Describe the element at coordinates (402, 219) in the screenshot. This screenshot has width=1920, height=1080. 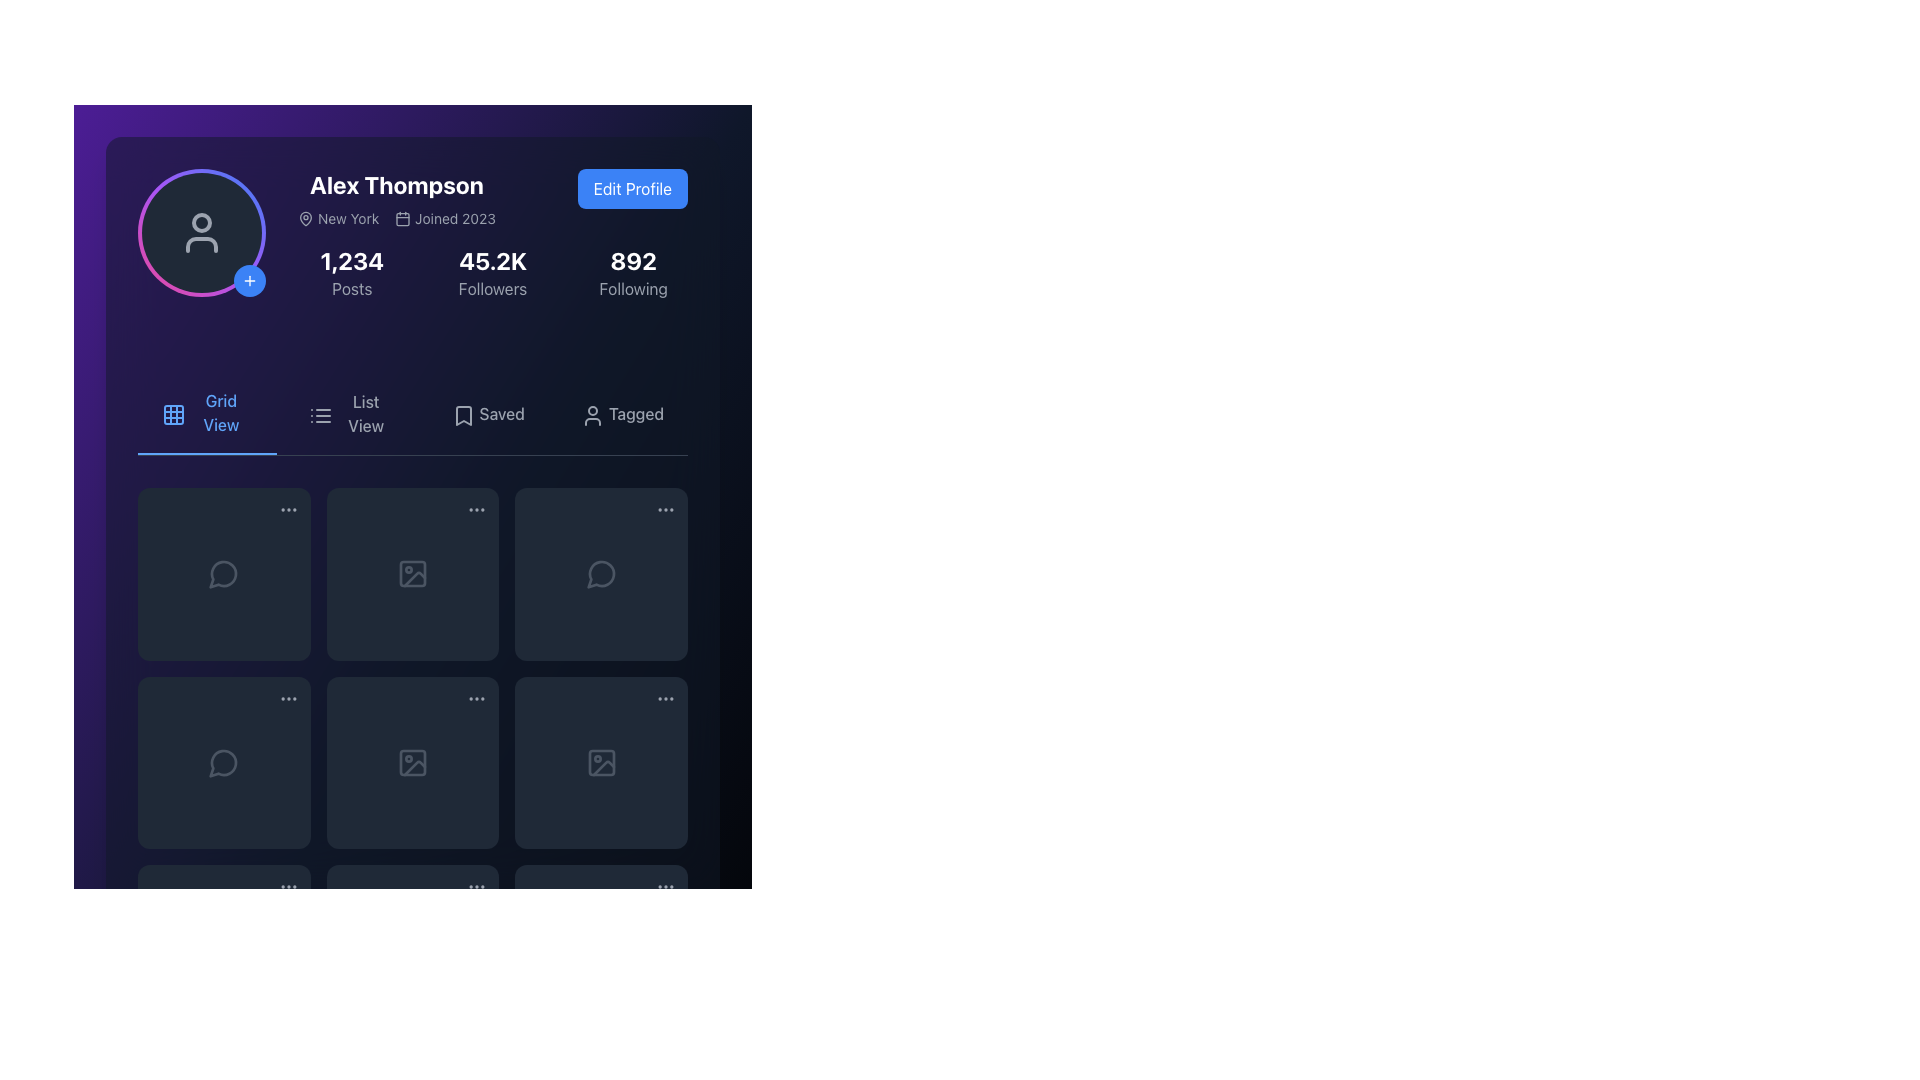
I see `the non-interactive background shape of the calendar icon that complements the 'Joined' date for user 'Alex Thompson'` at that location.